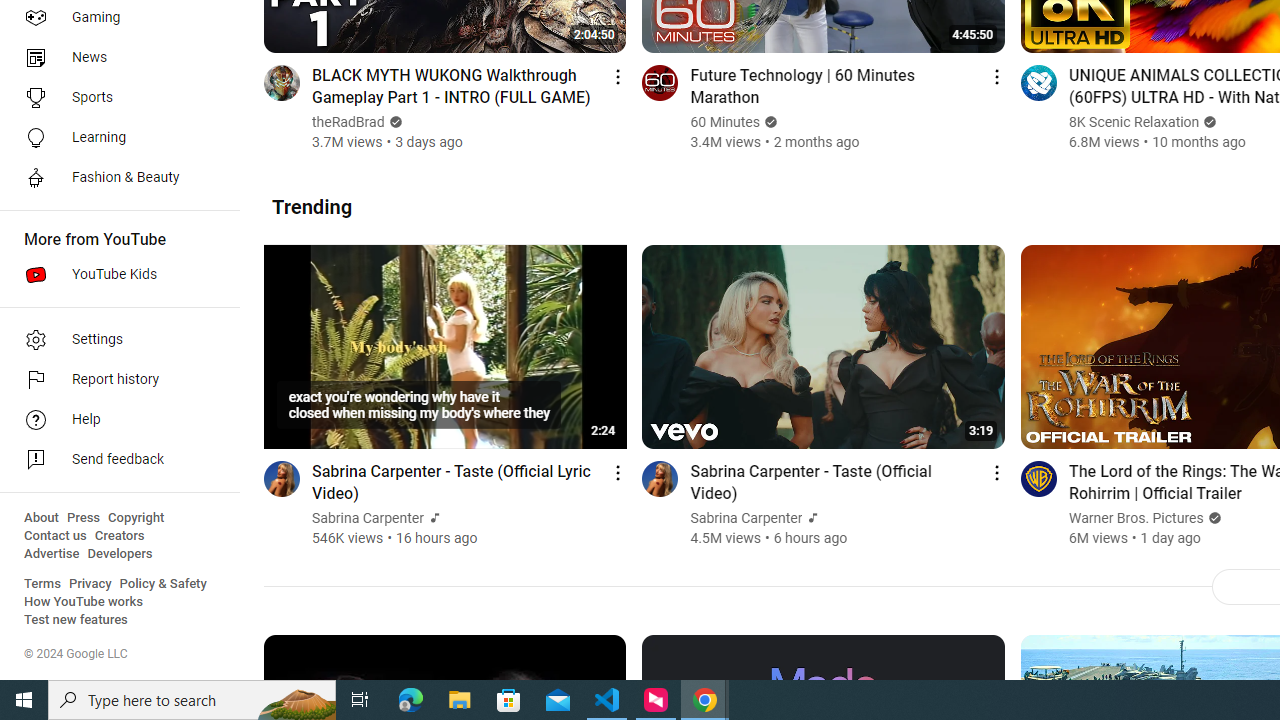  Describe the element at coordinates (112, 176) in the screenshot. I see `'Fashion & Beauty'` at that location.